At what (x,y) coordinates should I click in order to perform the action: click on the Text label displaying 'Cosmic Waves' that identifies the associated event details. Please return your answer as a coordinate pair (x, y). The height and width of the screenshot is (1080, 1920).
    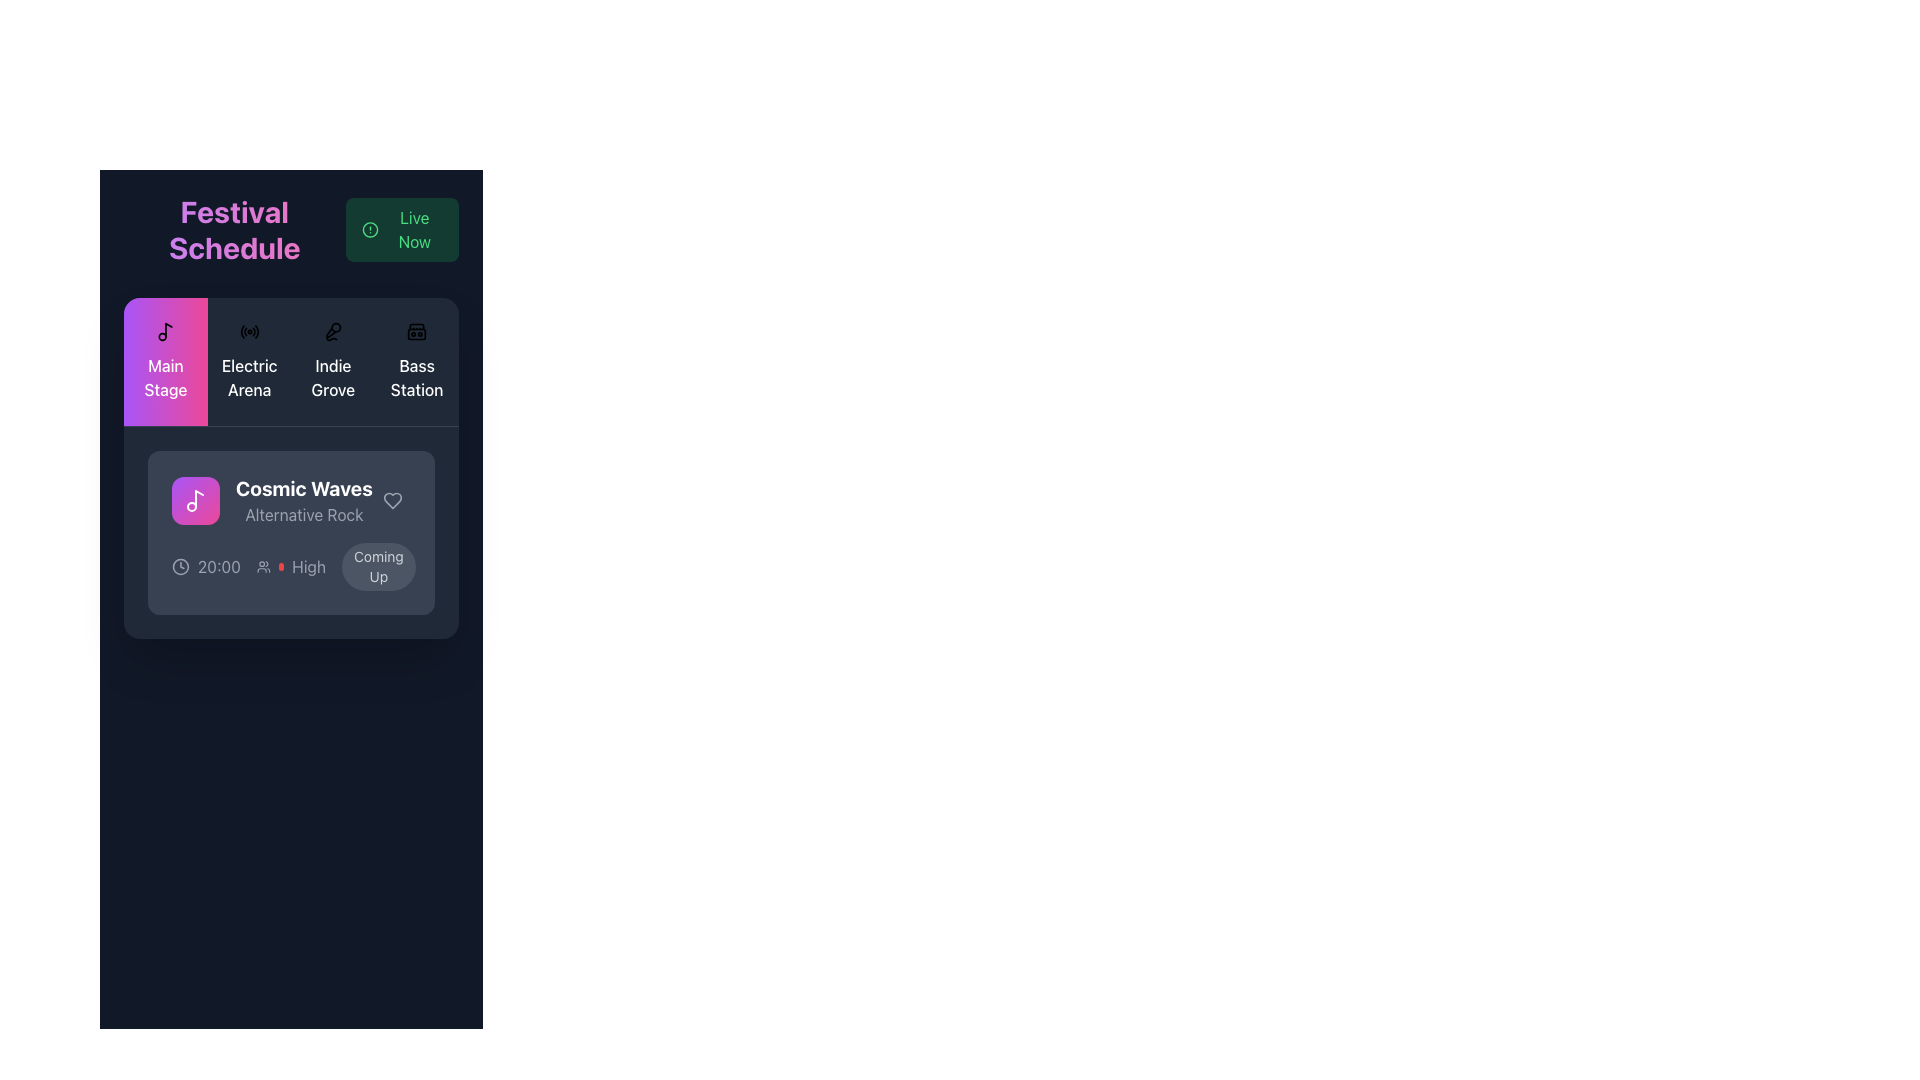
    Looking at the image, I should click on (303, 489).